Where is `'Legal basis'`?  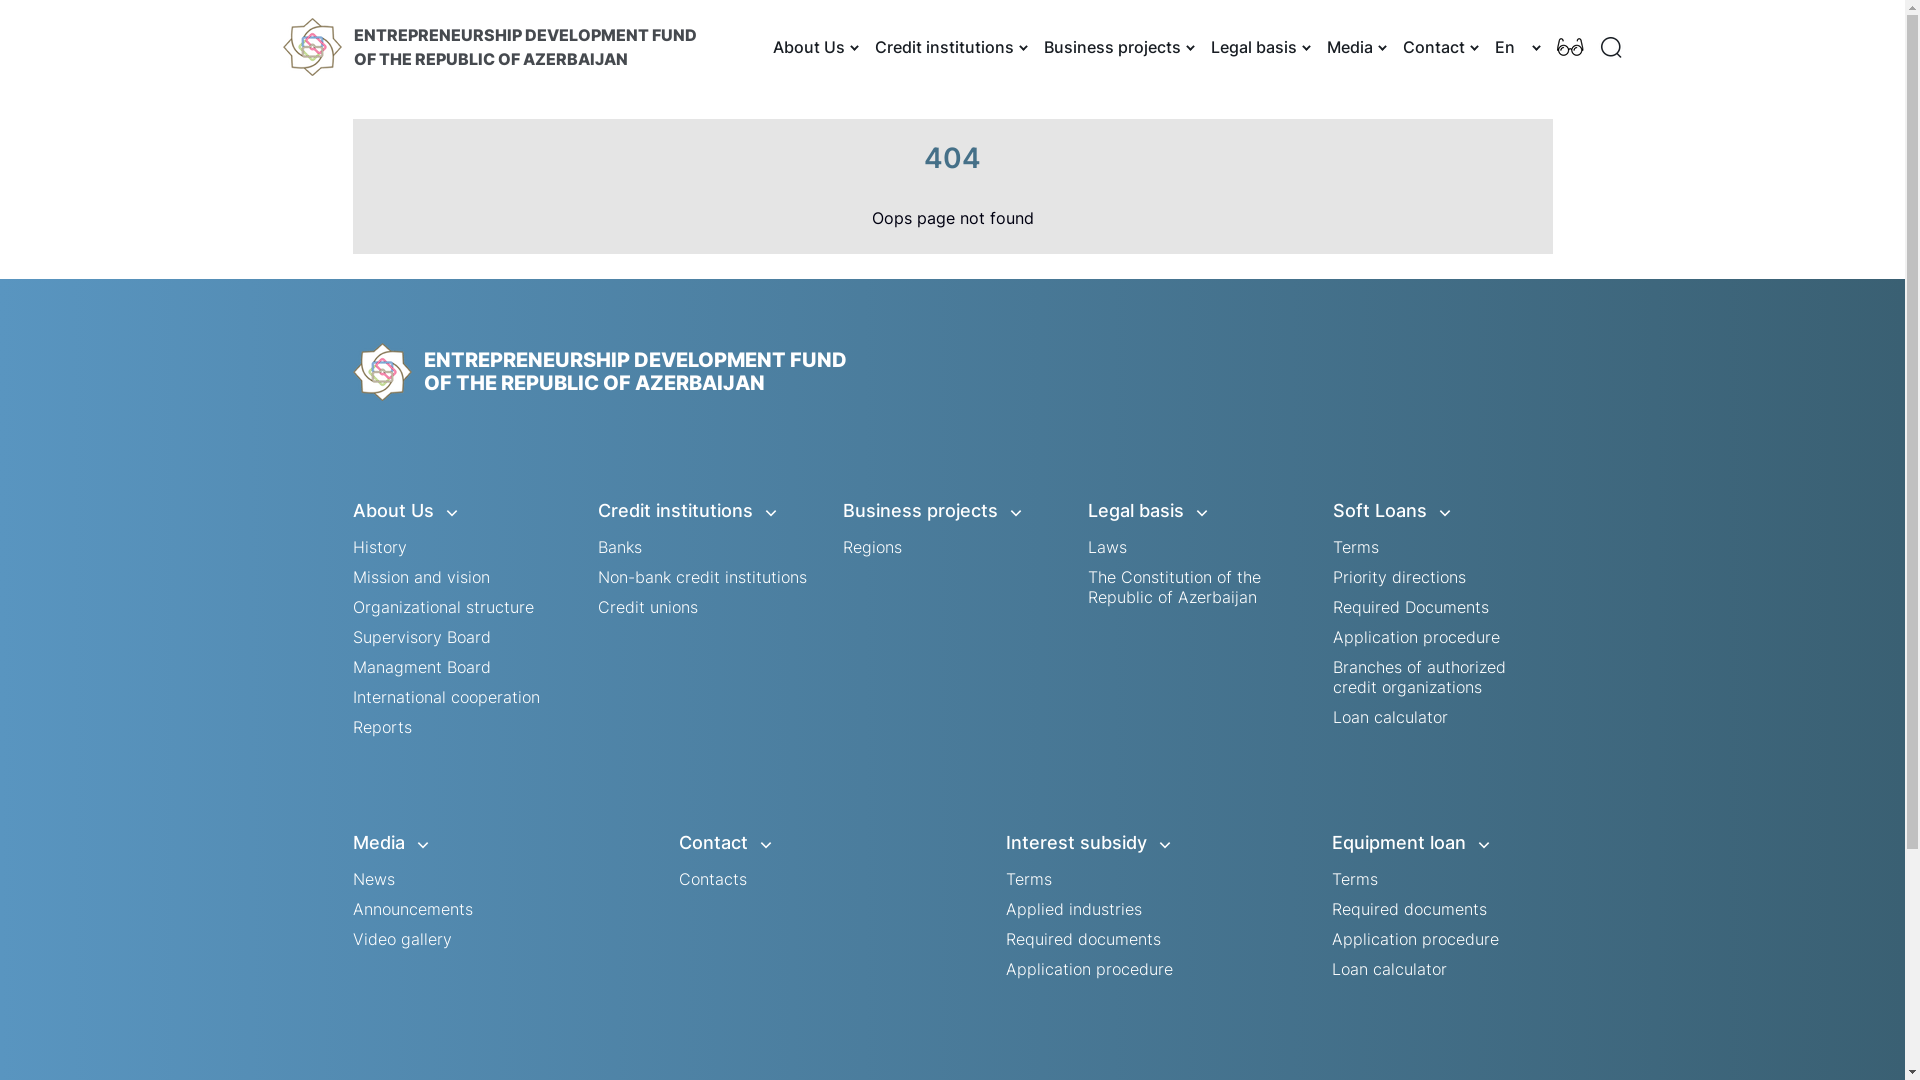 'Legal basis' is located at coordinates (1087, 509).